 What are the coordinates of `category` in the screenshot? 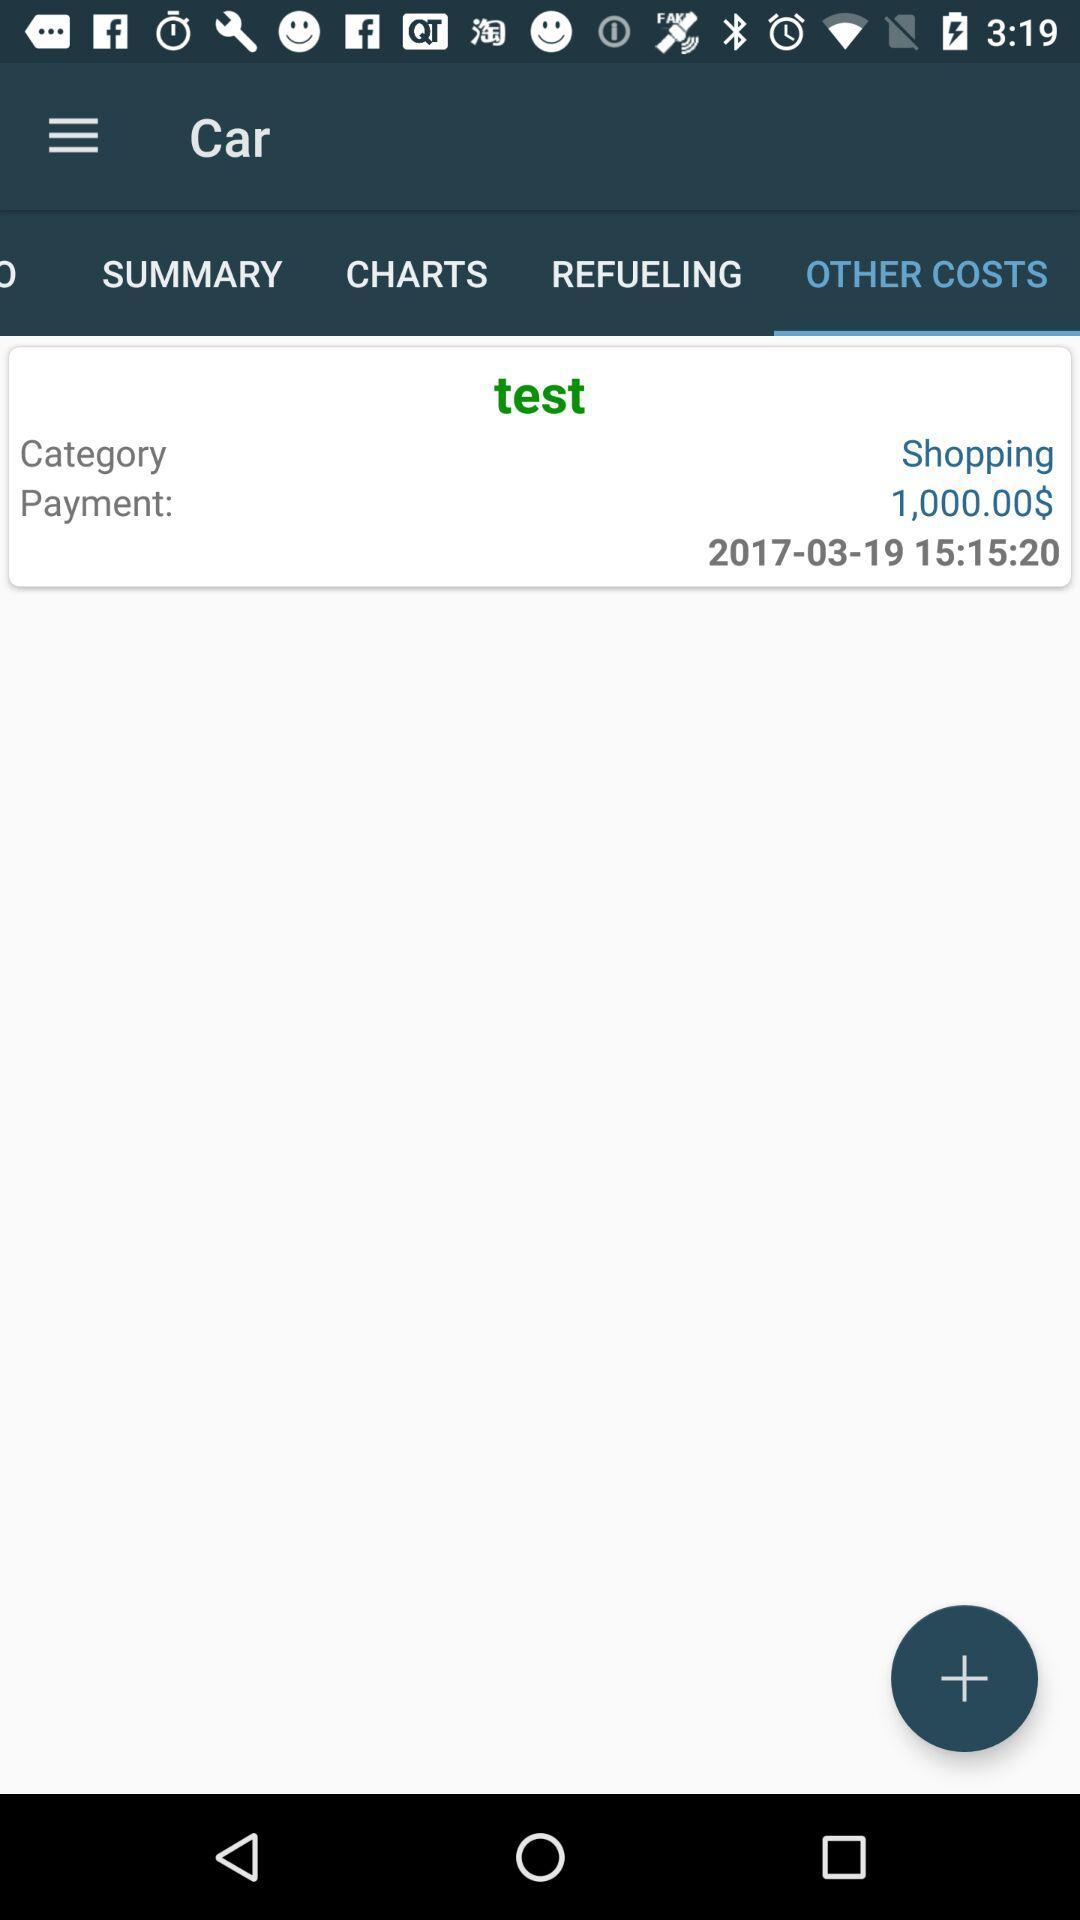 It's located at (275, 451).